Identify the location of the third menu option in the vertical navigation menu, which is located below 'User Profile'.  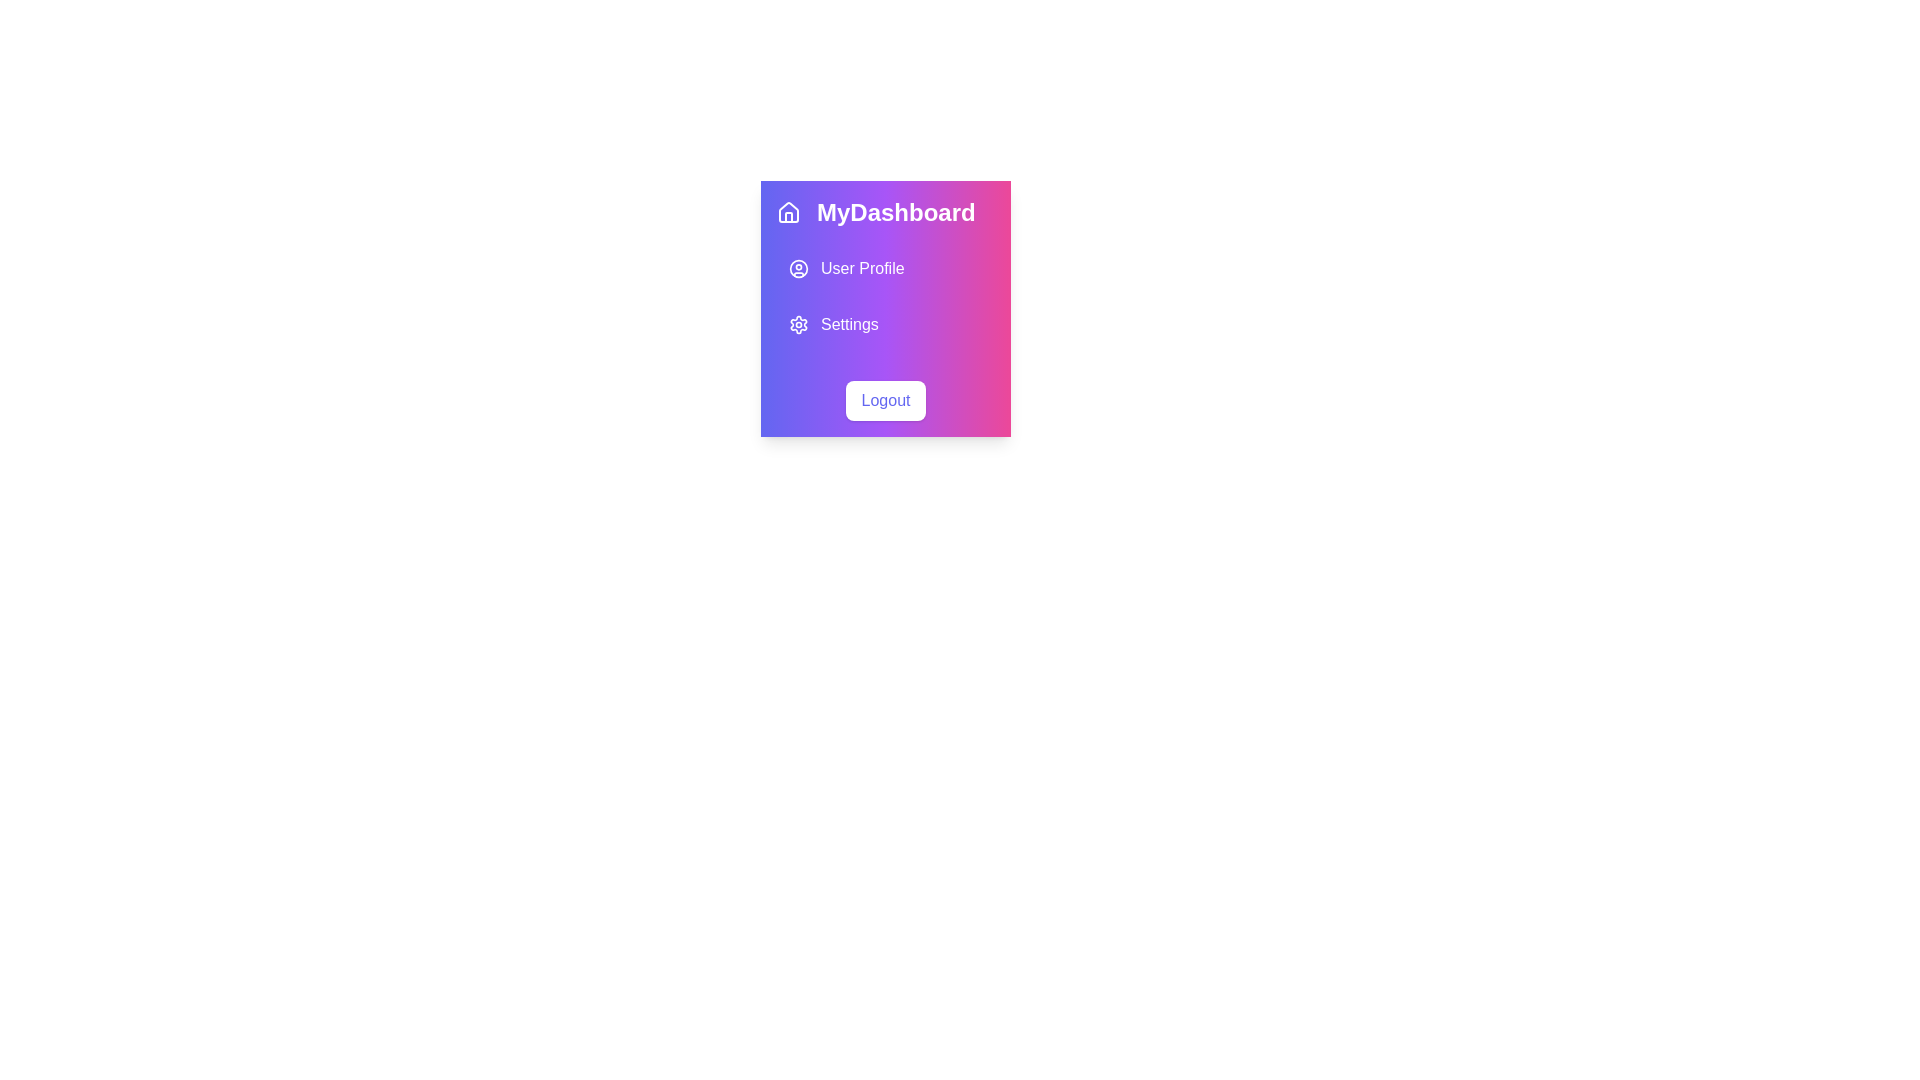
(849, 323).